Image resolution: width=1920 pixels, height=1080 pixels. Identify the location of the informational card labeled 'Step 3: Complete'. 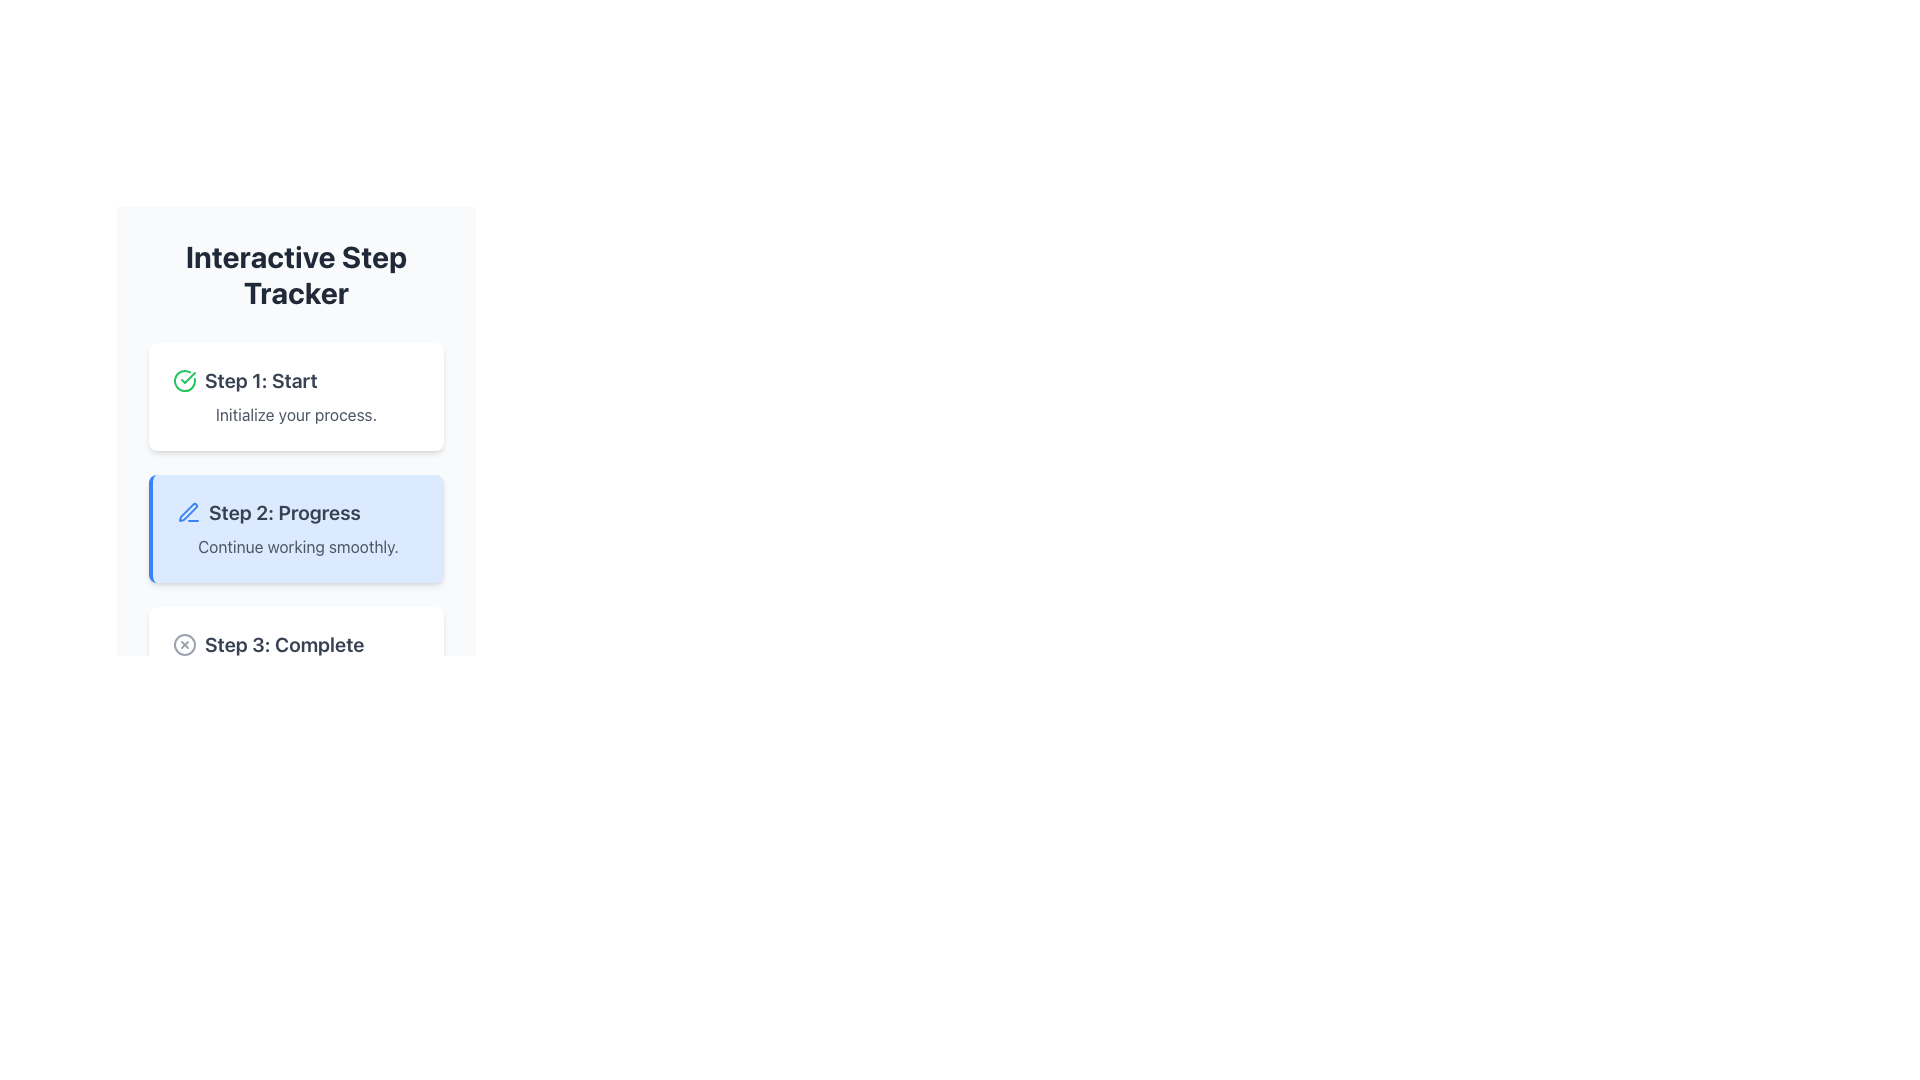
(295, 660).